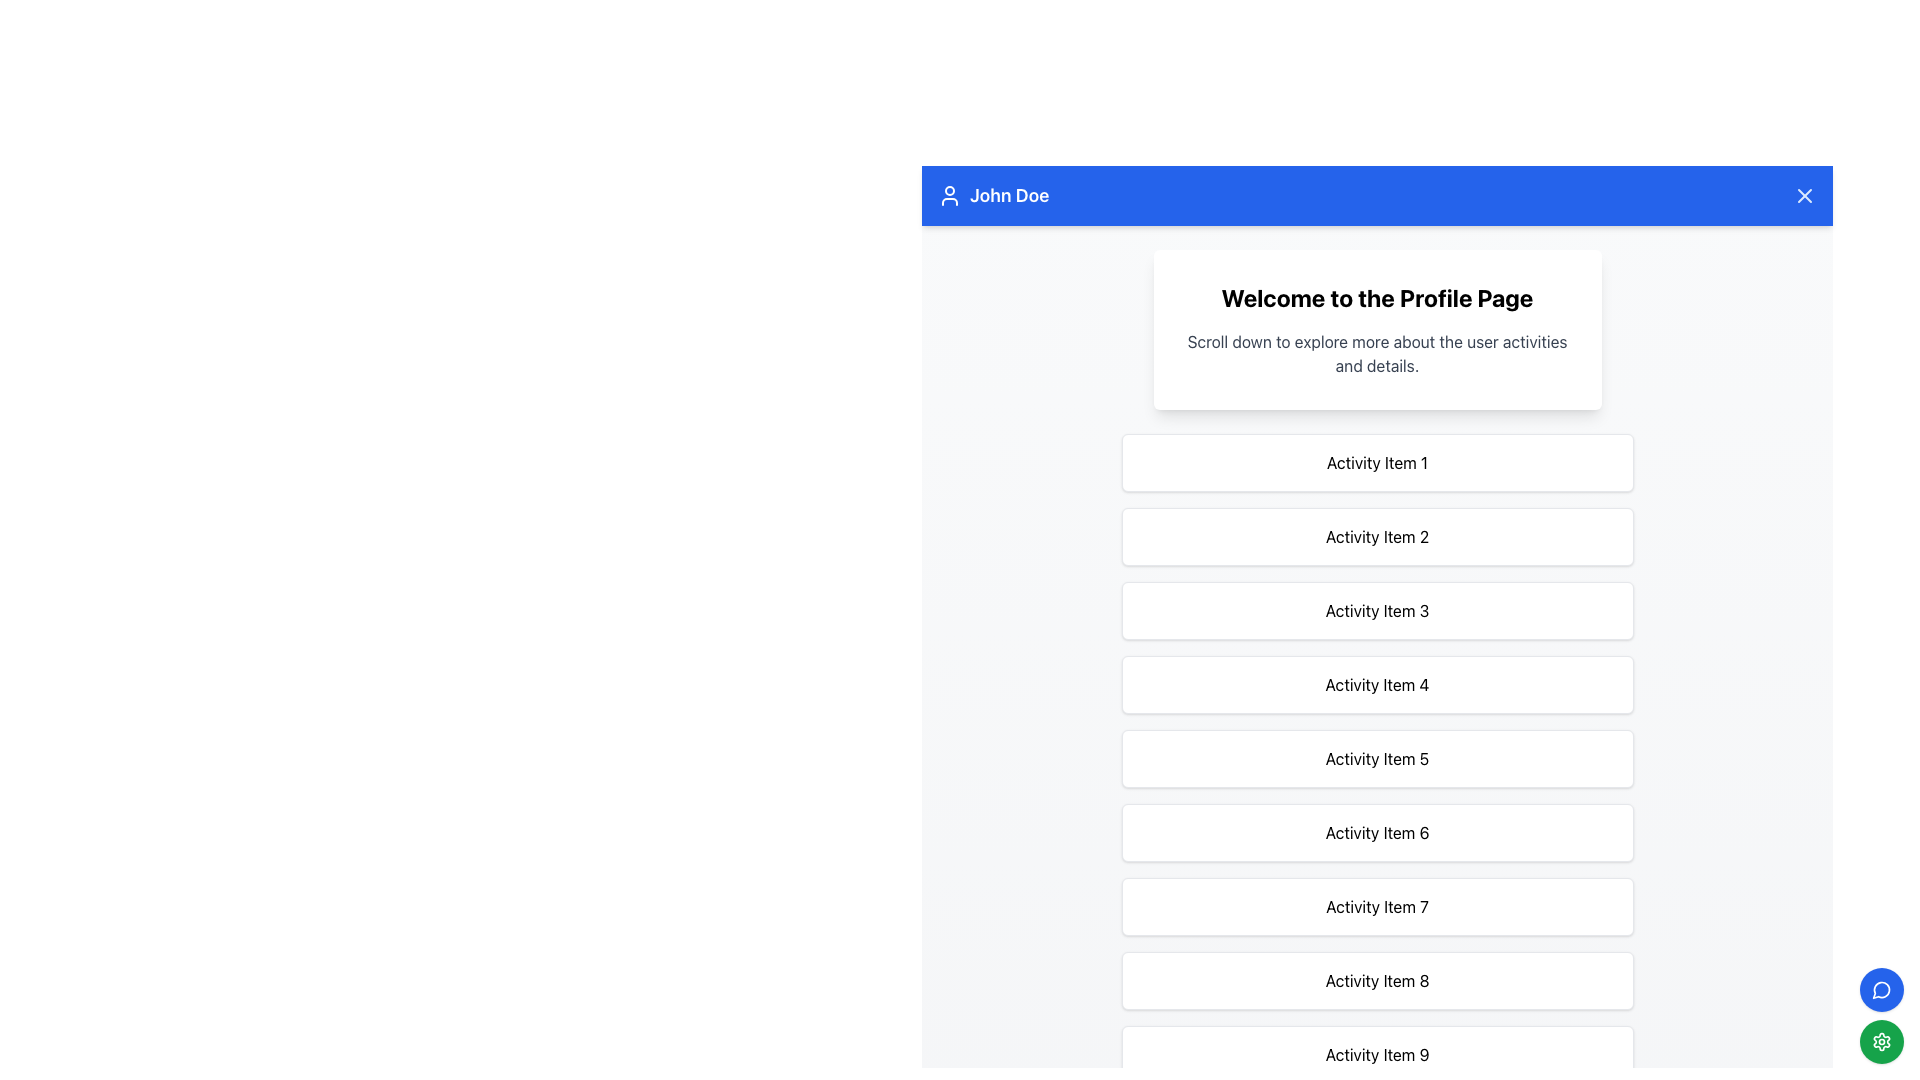 This screenshot has height=1080, width=1920. What do you see at coordinates (1880, 990) in the screenshot?
I see `the circular blue button with a white speech bubble icon` at bounding box center [1880, 990].